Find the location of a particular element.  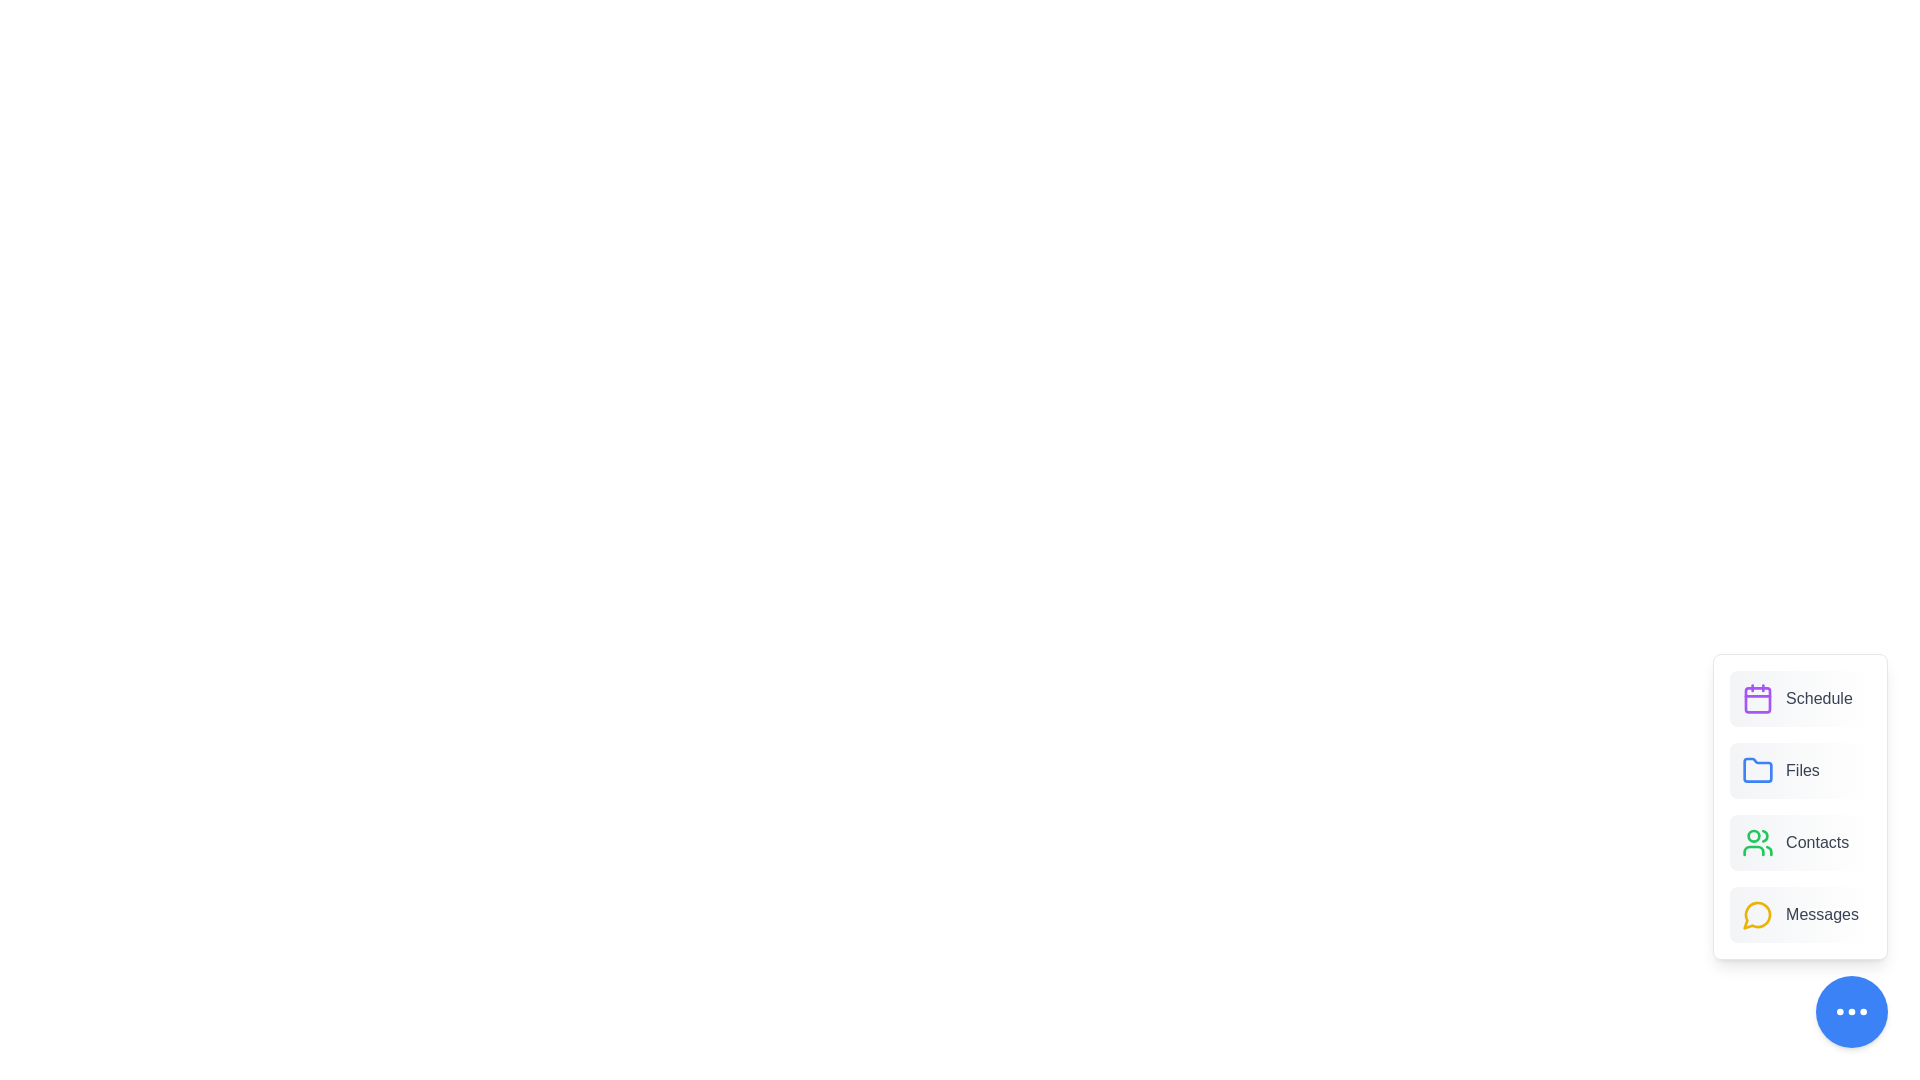

the 'Contacts' option in the MultiPurposeActionDial is located at coordinates (1800, 843).